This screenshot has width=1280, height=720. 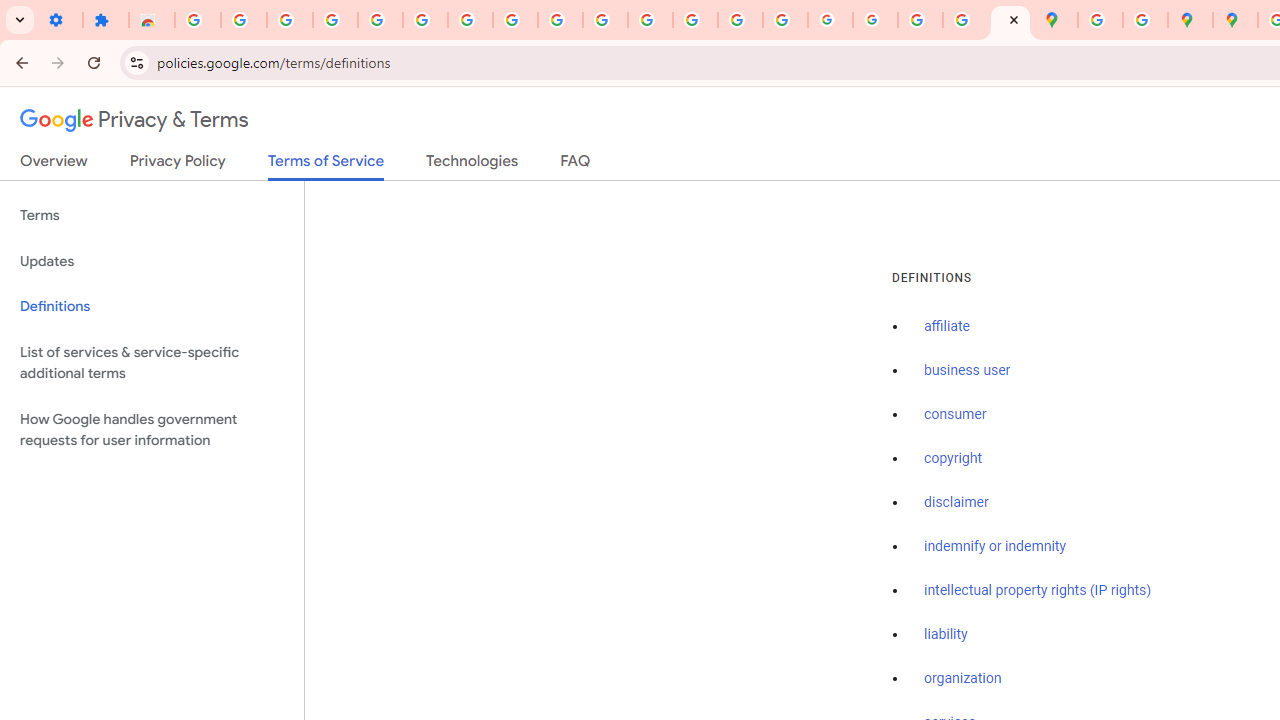 I want to click on 'Terms', so click(x=151, y=216).